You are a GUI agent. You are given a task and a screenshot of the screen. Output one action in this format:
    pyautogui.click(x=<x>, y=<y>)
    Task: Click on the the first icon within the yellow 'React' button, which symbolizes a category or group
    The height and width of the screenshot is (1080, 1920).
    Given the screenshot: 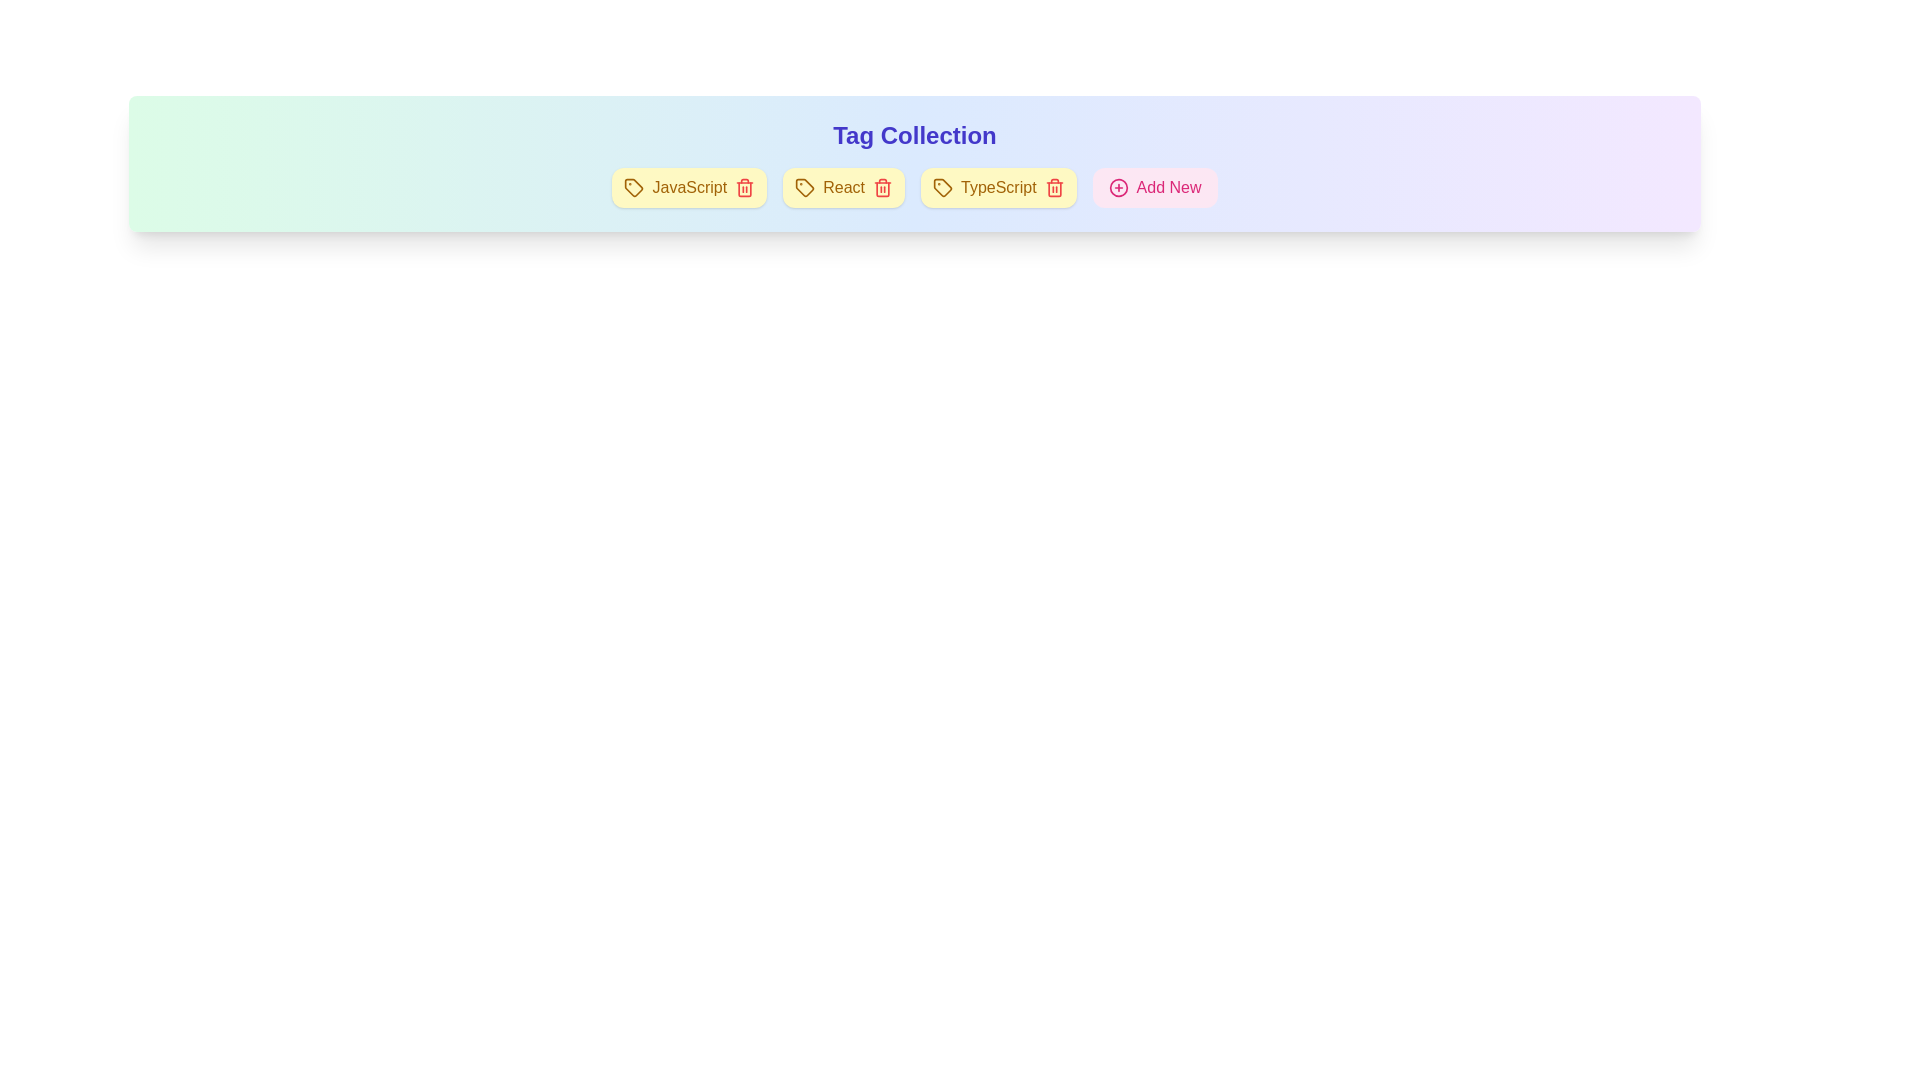 What is the action you would take?
    pyautogui.click(x=805, y=188)
    